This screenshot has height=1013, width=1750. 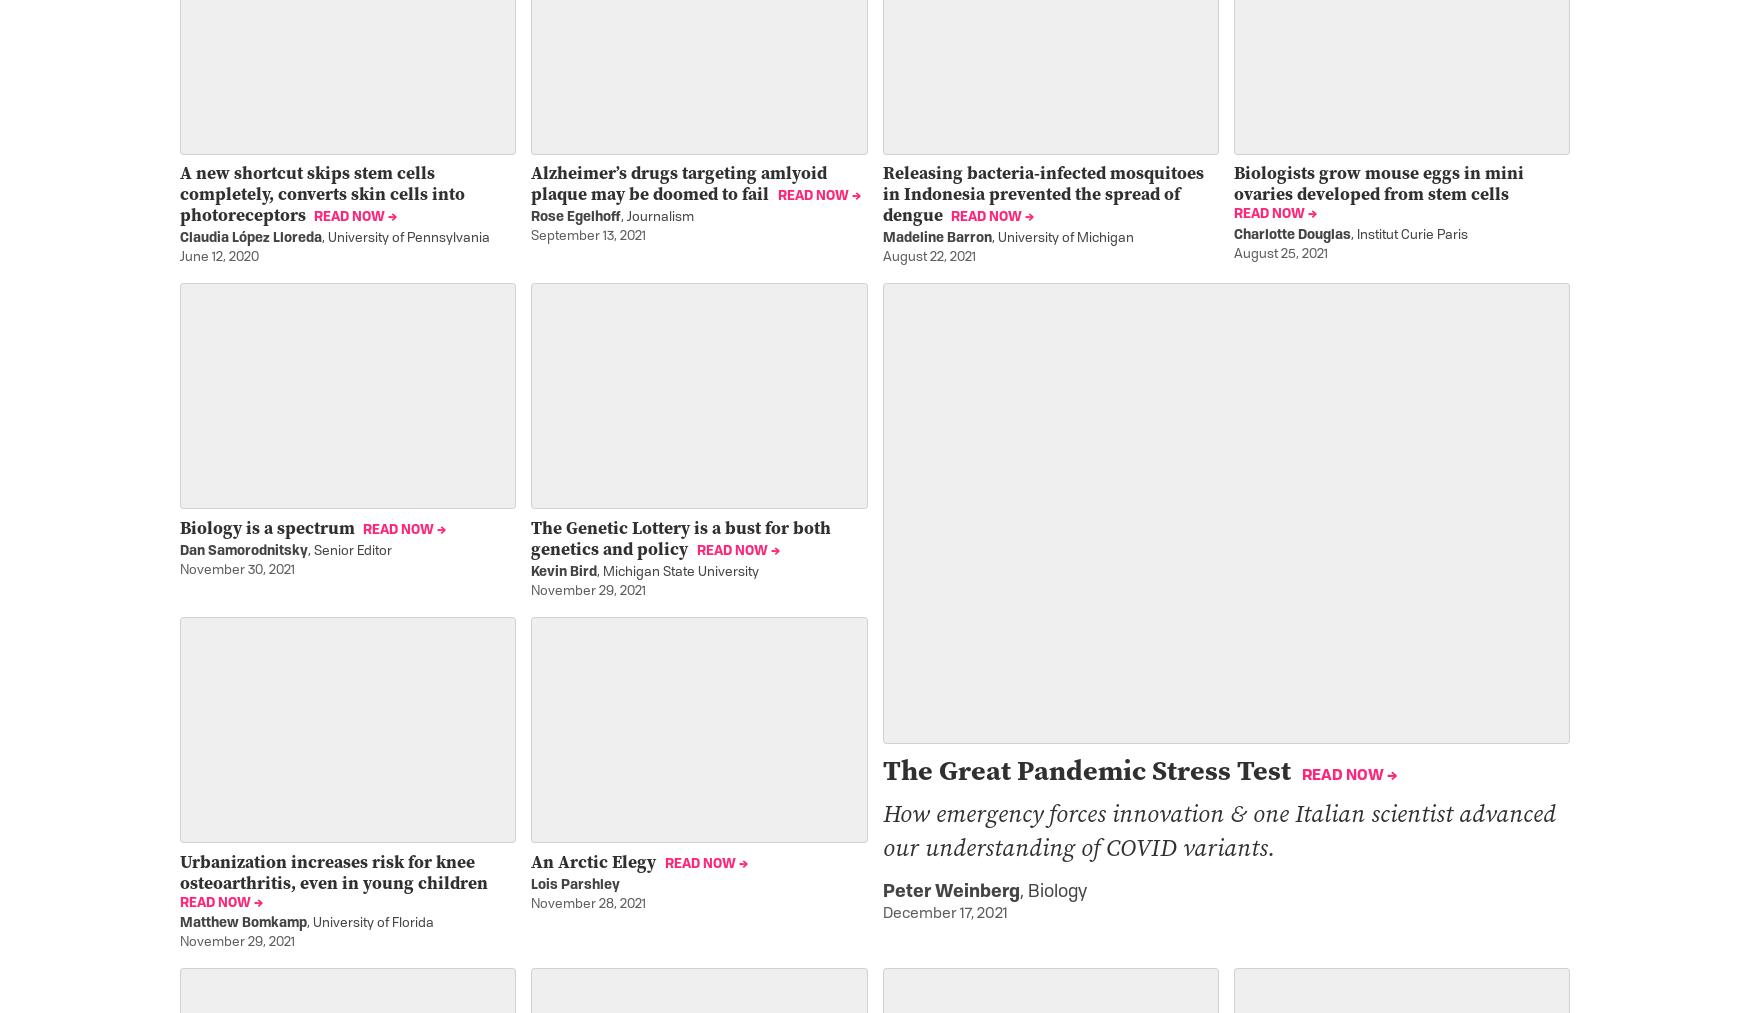 I want to click on ', Michigan State University', so click(x=676, y=572).